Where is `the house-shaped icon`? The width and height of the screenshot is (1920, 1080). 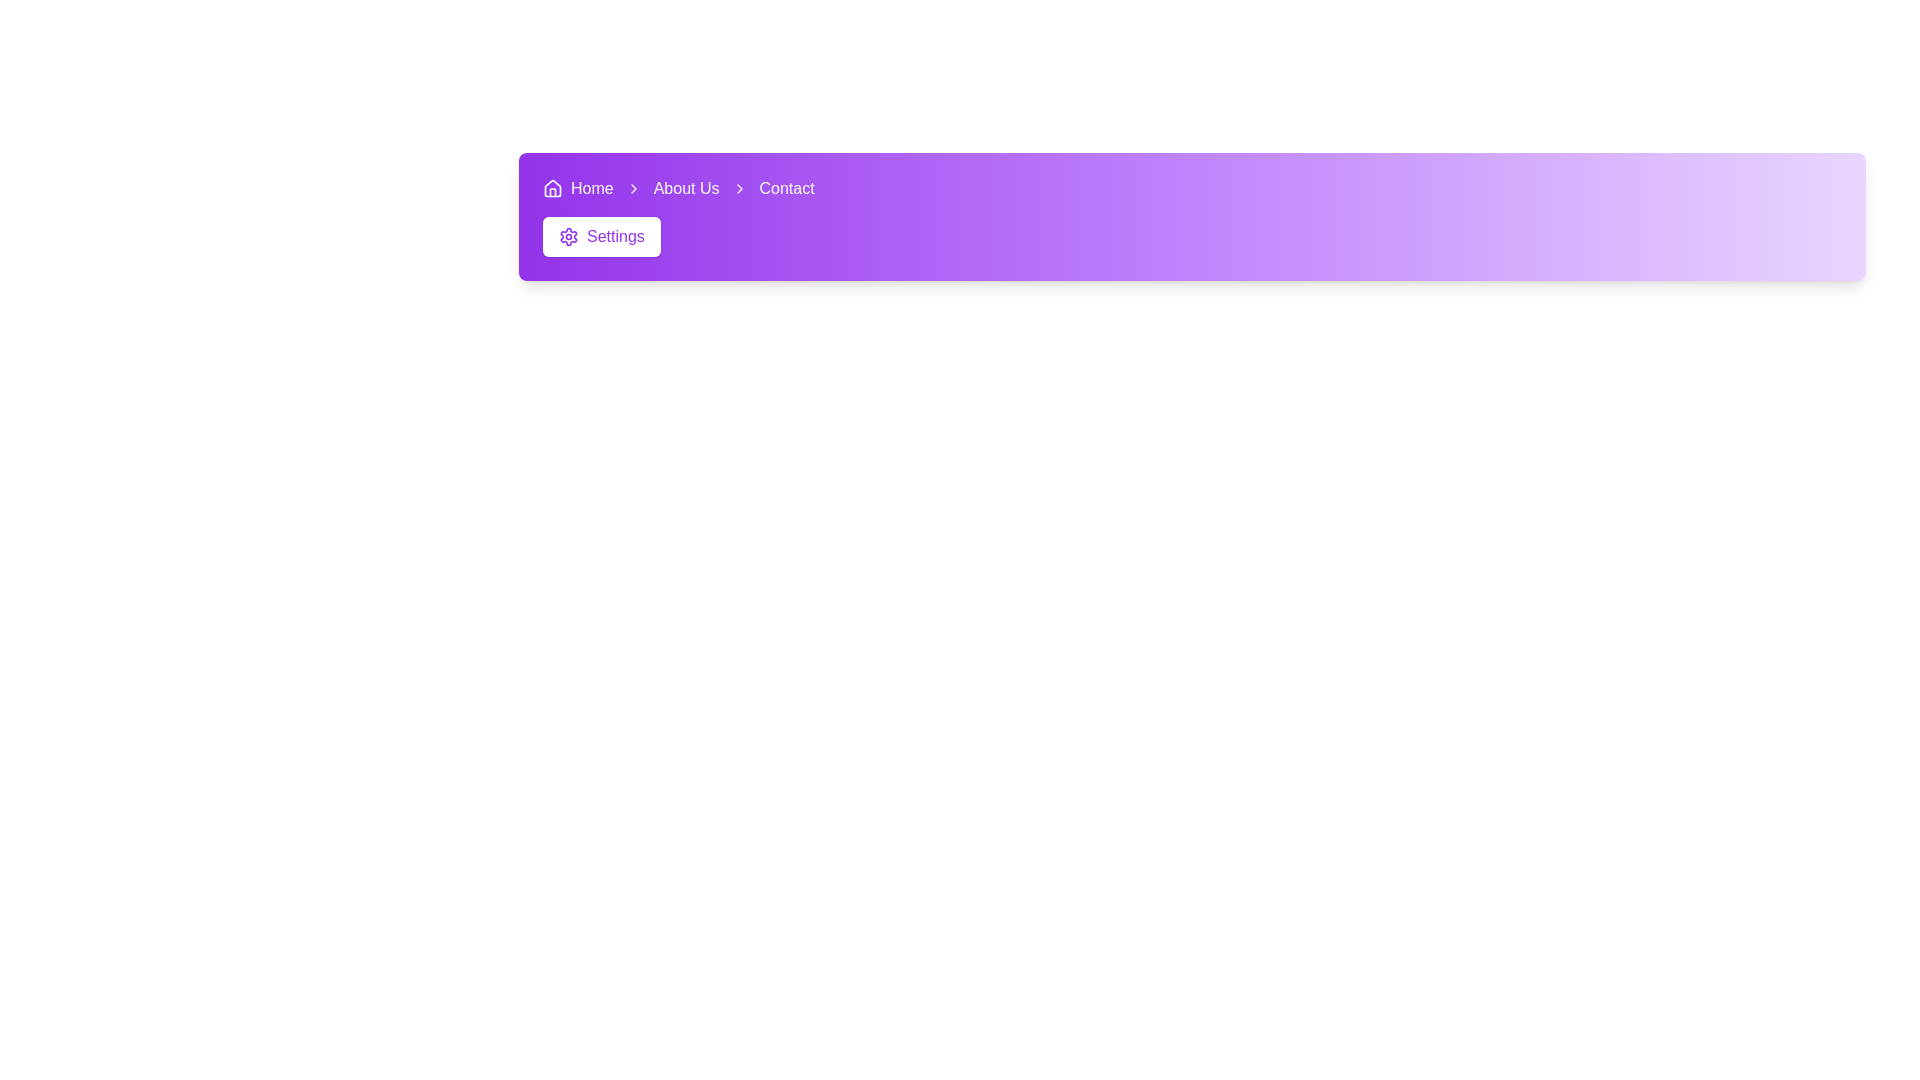 the house-shaped icon is located at coordinates (552, 189).